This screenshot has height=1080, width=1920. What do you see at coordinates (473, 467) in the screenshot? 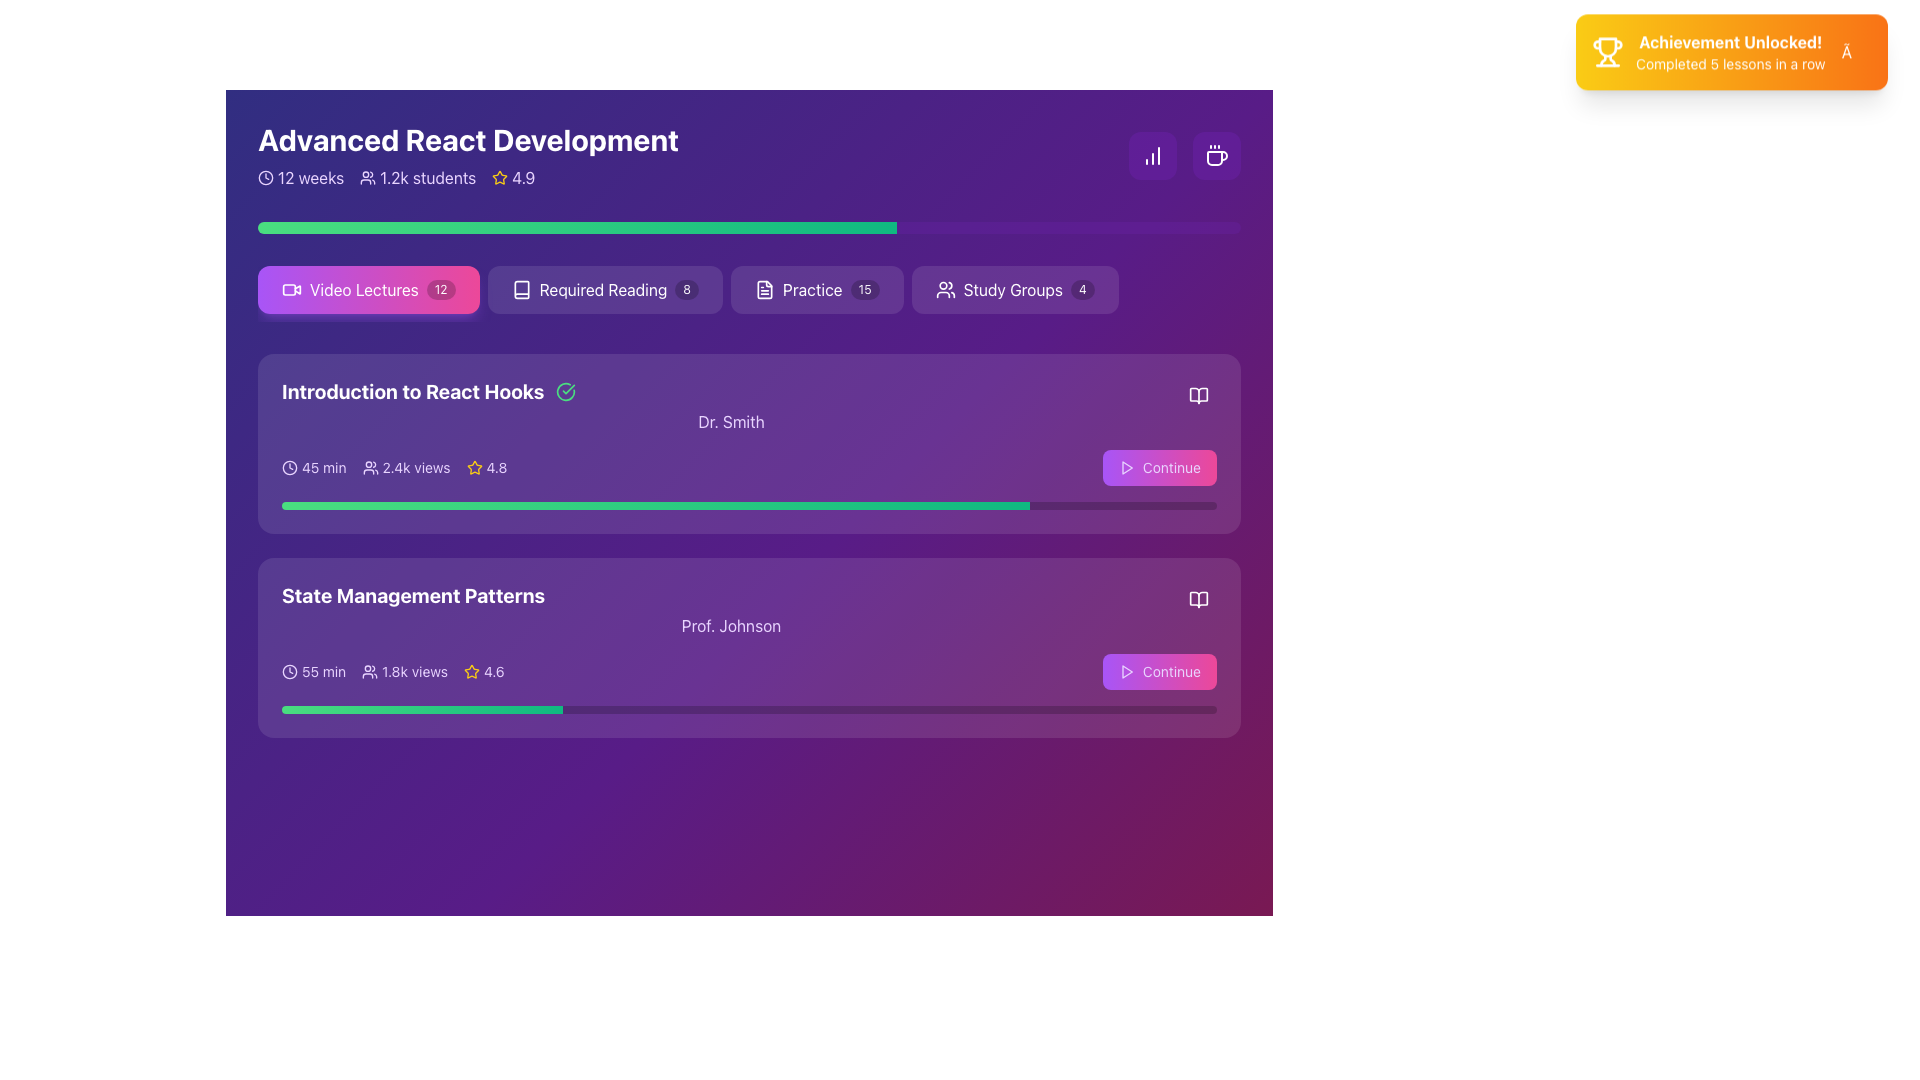
I see `the yellow star icon associated with the rating of '4.8' in the 'Introduction to React Hooks' card to interact with it` at bounding box center [473, 467].